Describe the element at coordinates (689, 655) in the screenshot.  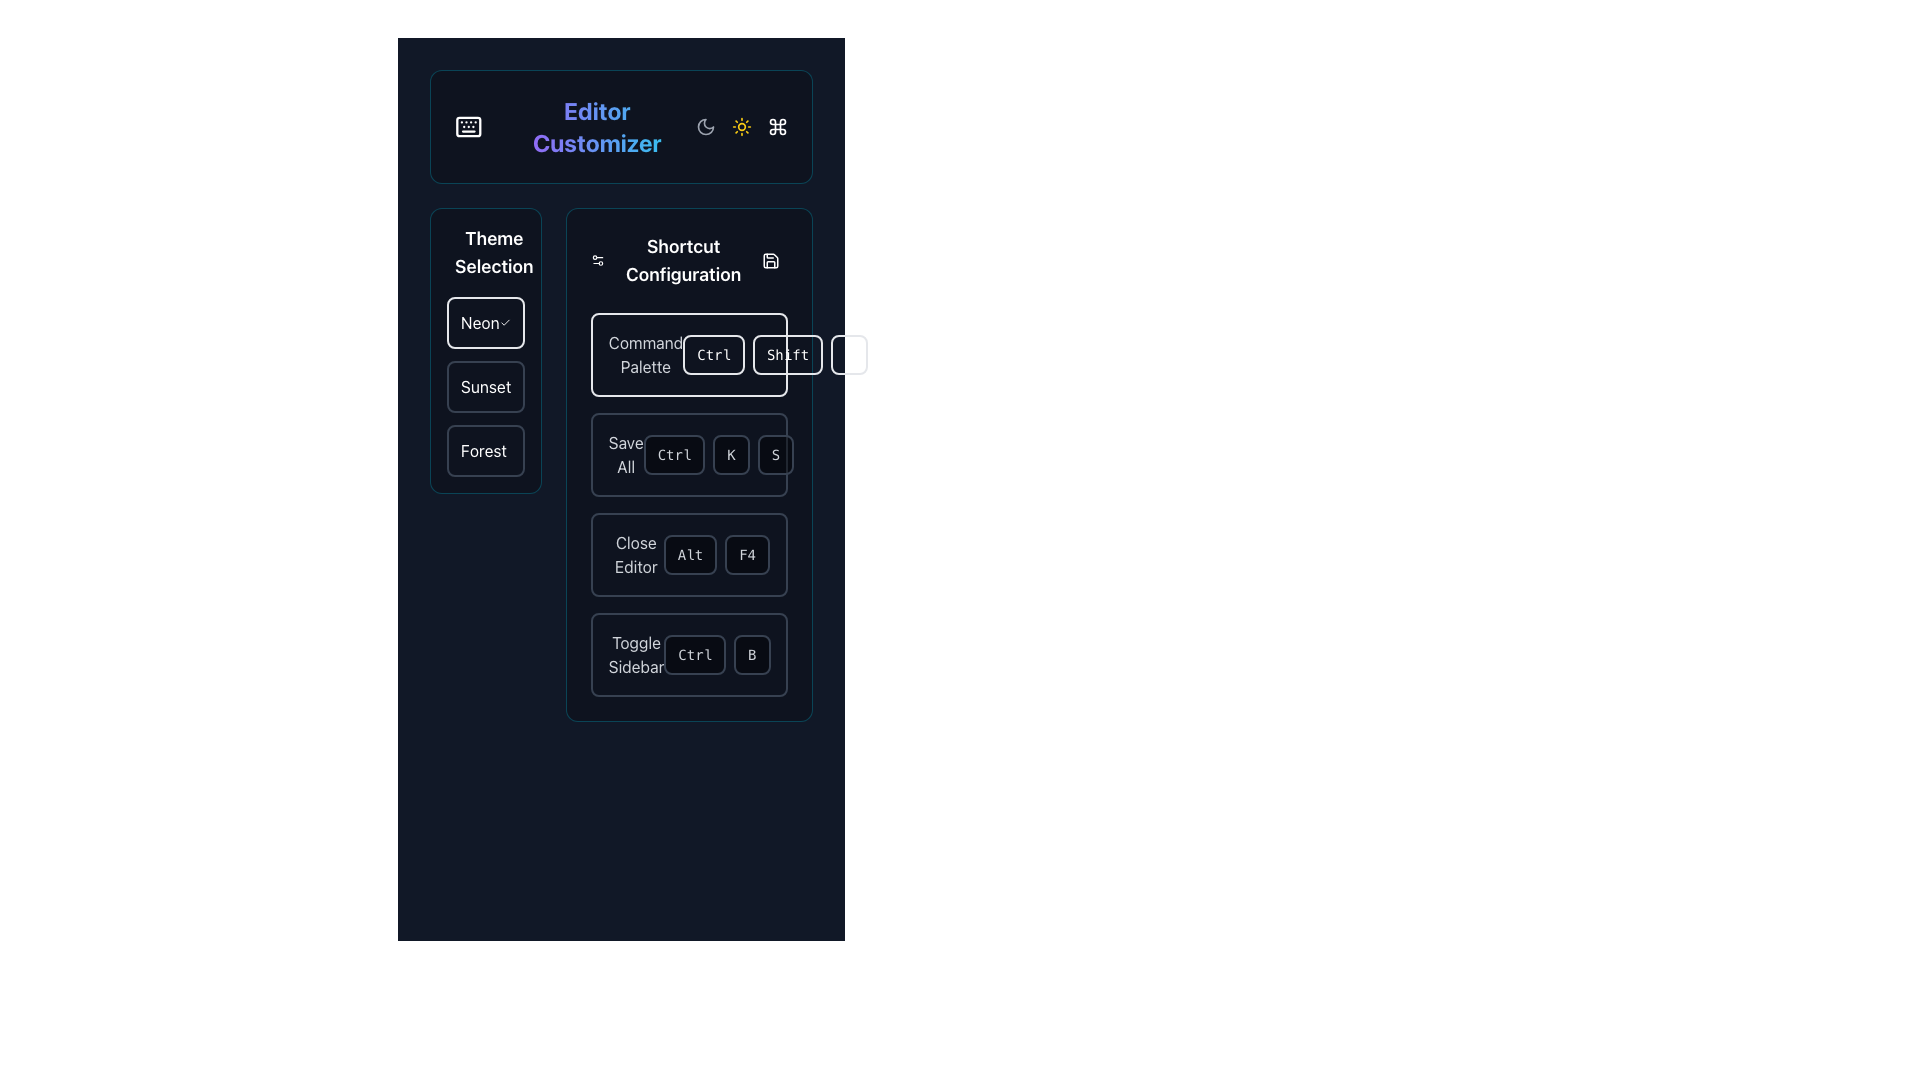
I see `the button at the bottom of the 'Shortcut Configuration' section` at that location.